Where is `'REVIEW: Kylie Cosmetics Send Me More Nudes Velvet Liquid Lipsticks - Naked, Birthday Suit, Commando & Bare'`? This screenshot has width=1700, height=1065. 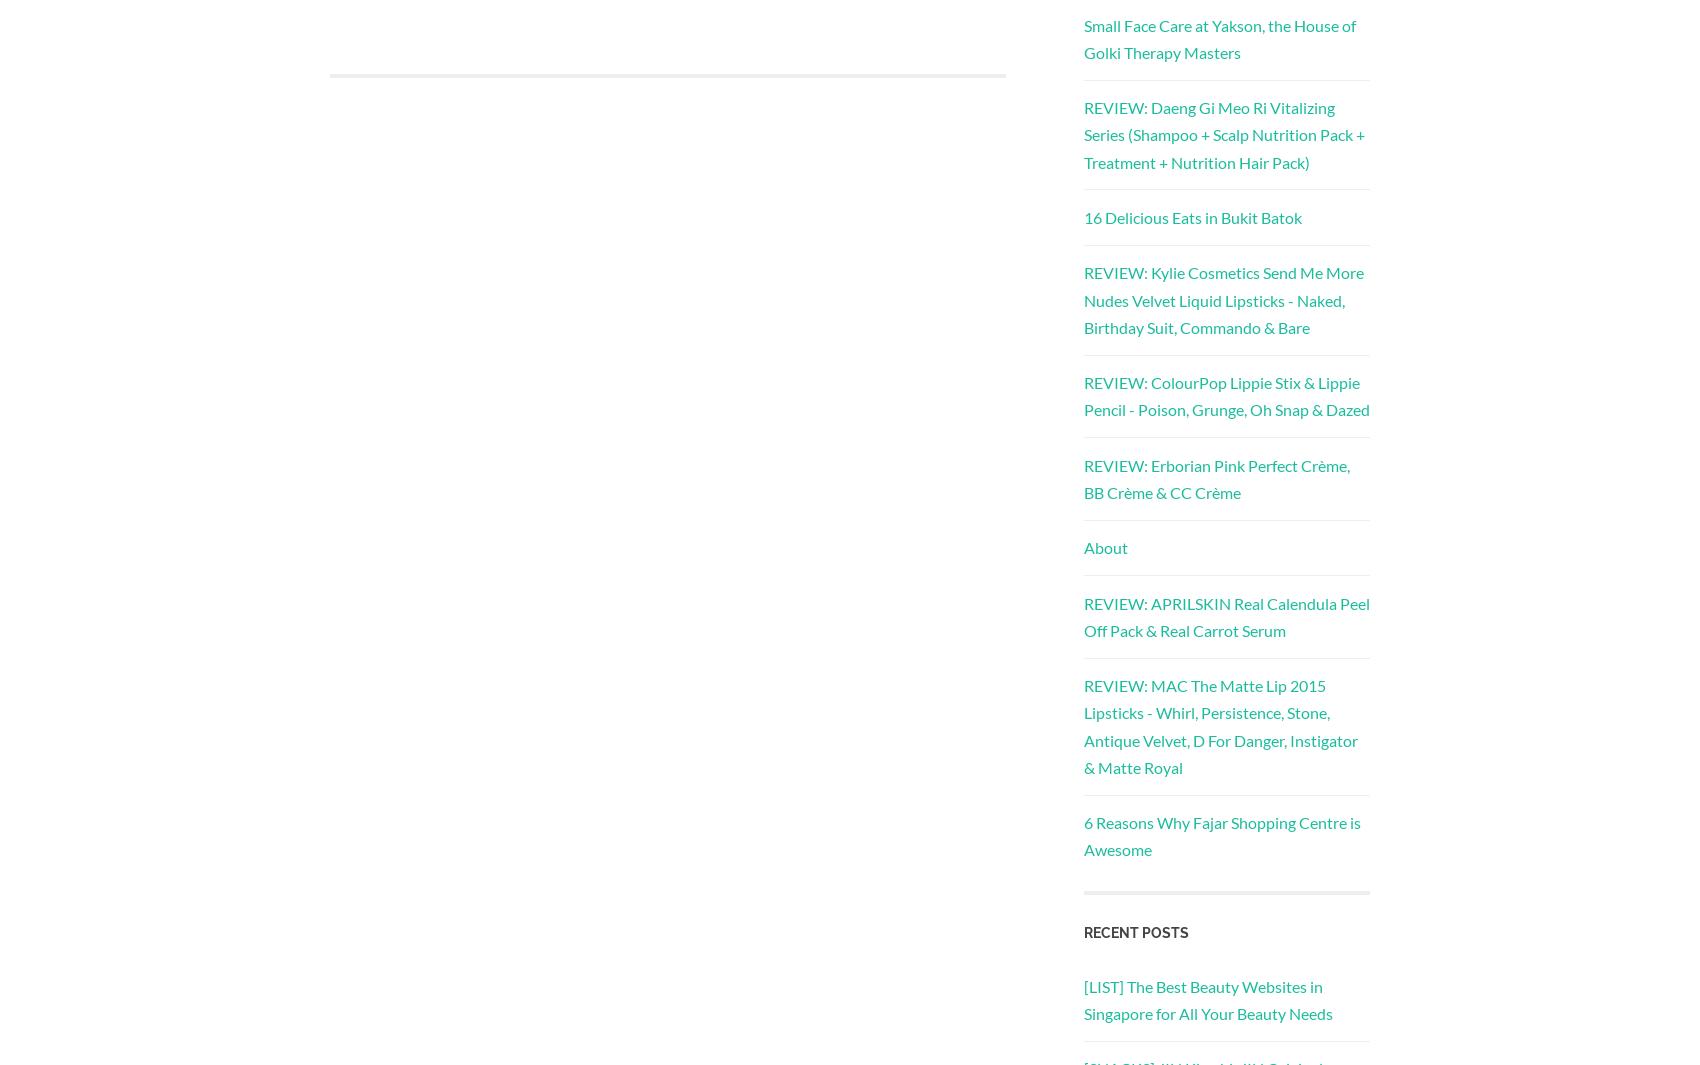
'REVIEW: Kylie Cosmetics Send Me More Nudes Velvet Liquid Lipsticks - Naked, Birthday Suit, Commando & Bare' is located at coordinates (1223, 298).